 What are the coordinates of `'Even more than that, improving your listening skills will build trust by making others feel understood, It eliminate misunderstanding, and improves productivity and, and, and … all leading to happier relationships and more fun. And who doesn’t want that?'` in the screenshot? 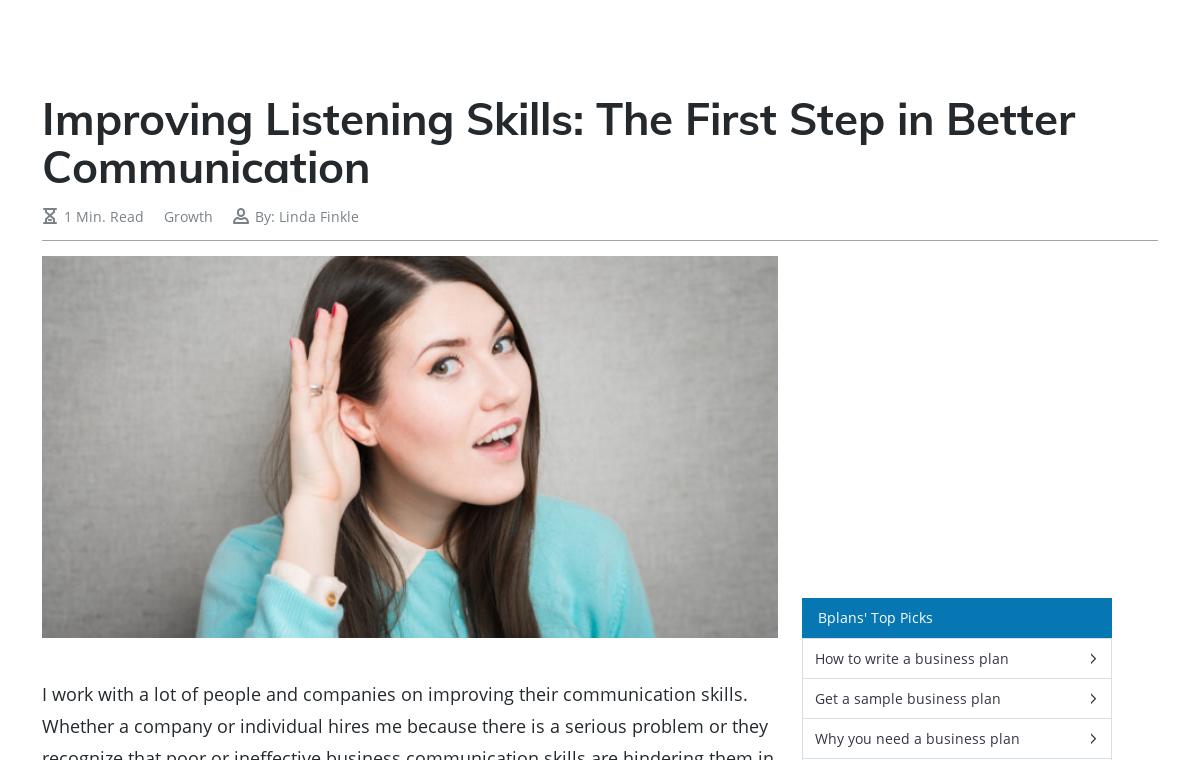 It's located at (398, 157).